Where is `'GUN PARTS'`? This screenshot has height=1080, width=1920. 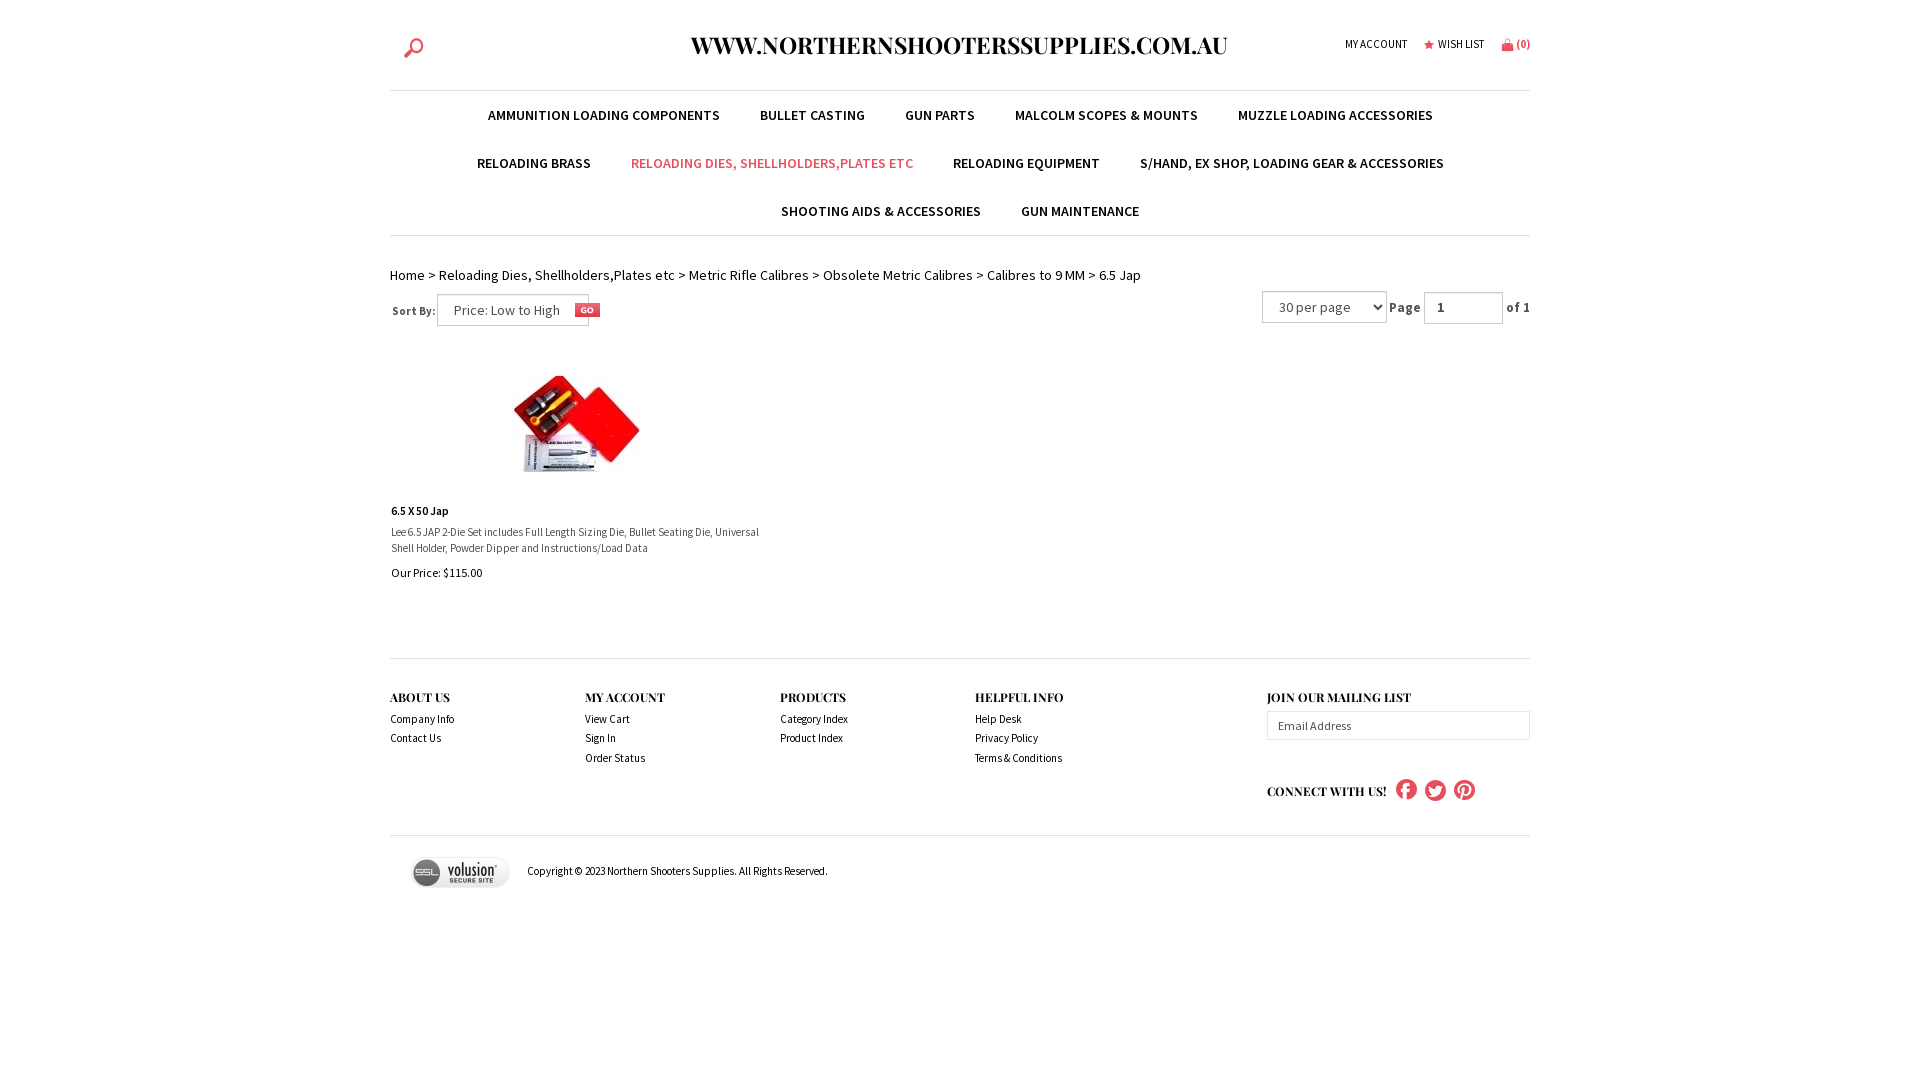
'GUN PARTS' is located at coordinates (882, 115).